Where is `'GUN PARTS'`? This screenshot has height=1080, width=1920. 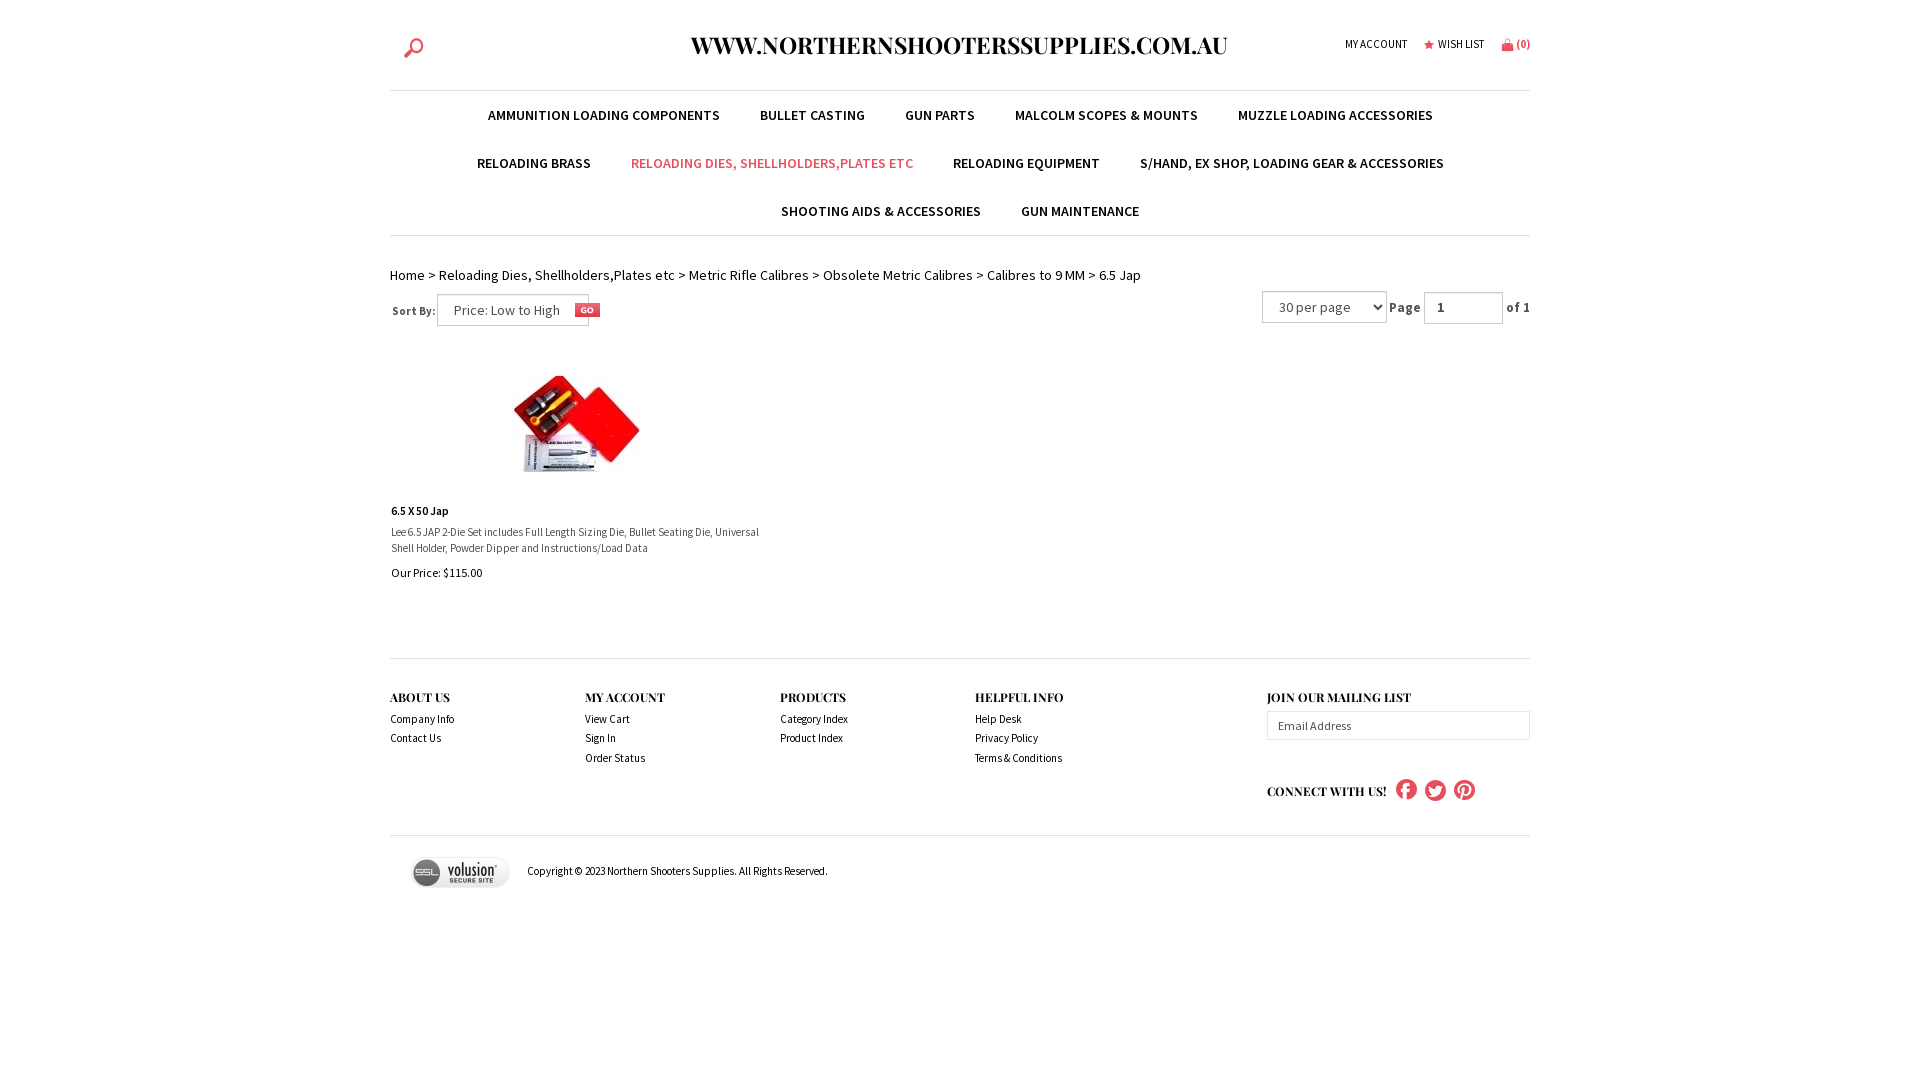
'GUN PARTS' is located at coordinates (882, 115).